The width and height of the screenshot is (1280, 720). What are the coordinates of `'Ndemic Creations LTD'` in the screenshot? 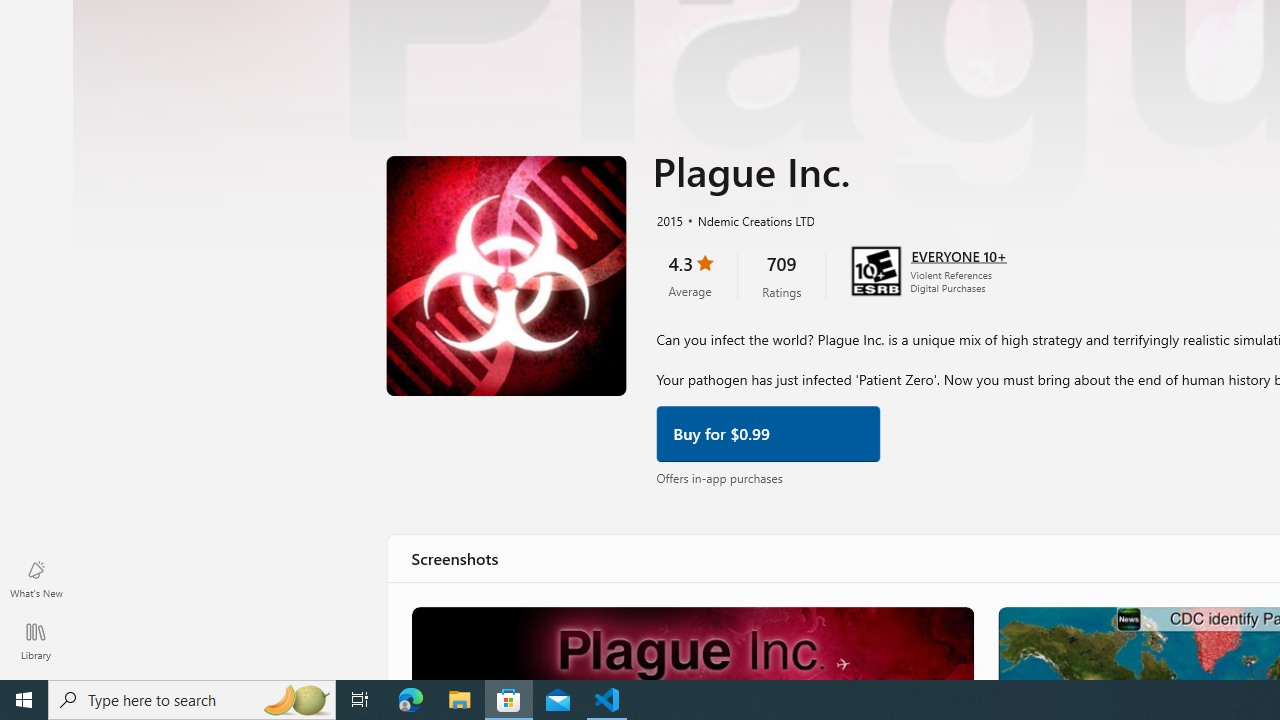 It's located at (747, 219).